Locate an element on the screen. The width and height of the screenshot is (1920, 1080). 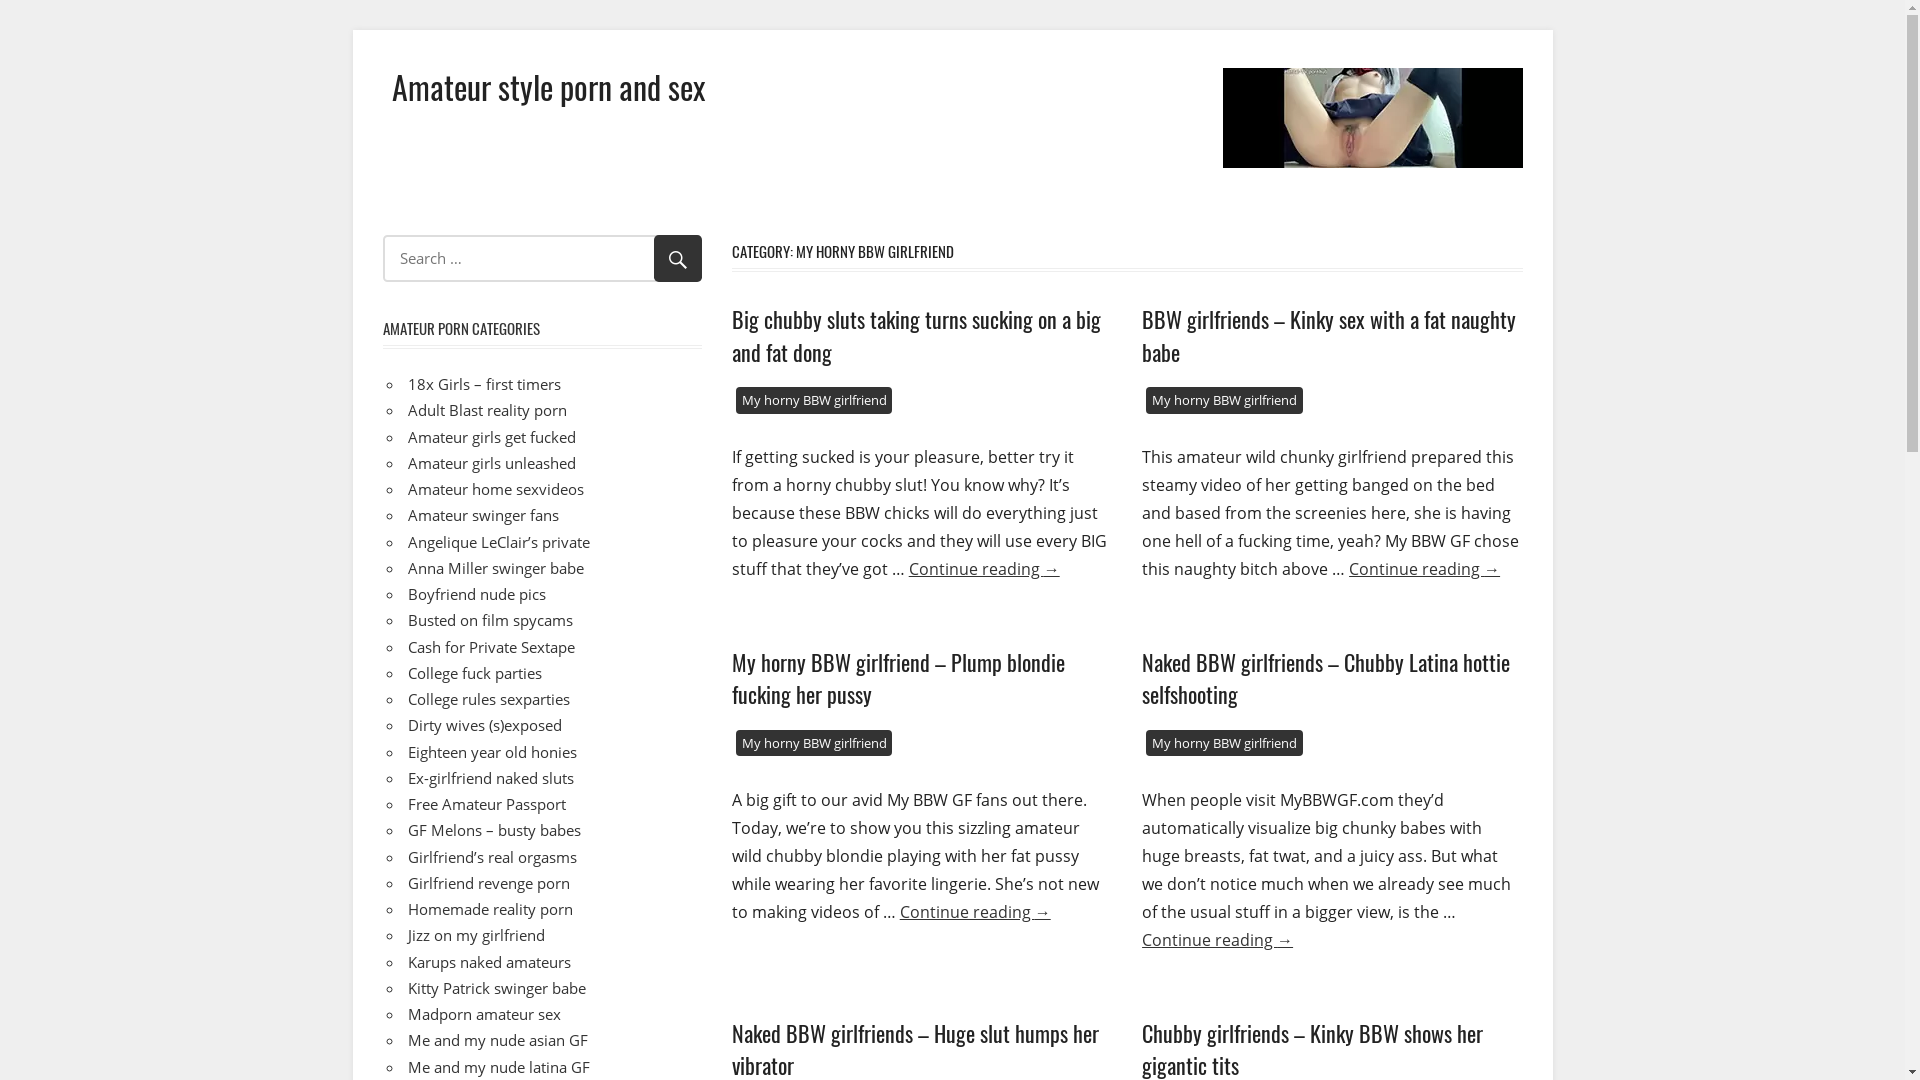
'Amateur home sexvideos' is located at coordinates (495, 489).